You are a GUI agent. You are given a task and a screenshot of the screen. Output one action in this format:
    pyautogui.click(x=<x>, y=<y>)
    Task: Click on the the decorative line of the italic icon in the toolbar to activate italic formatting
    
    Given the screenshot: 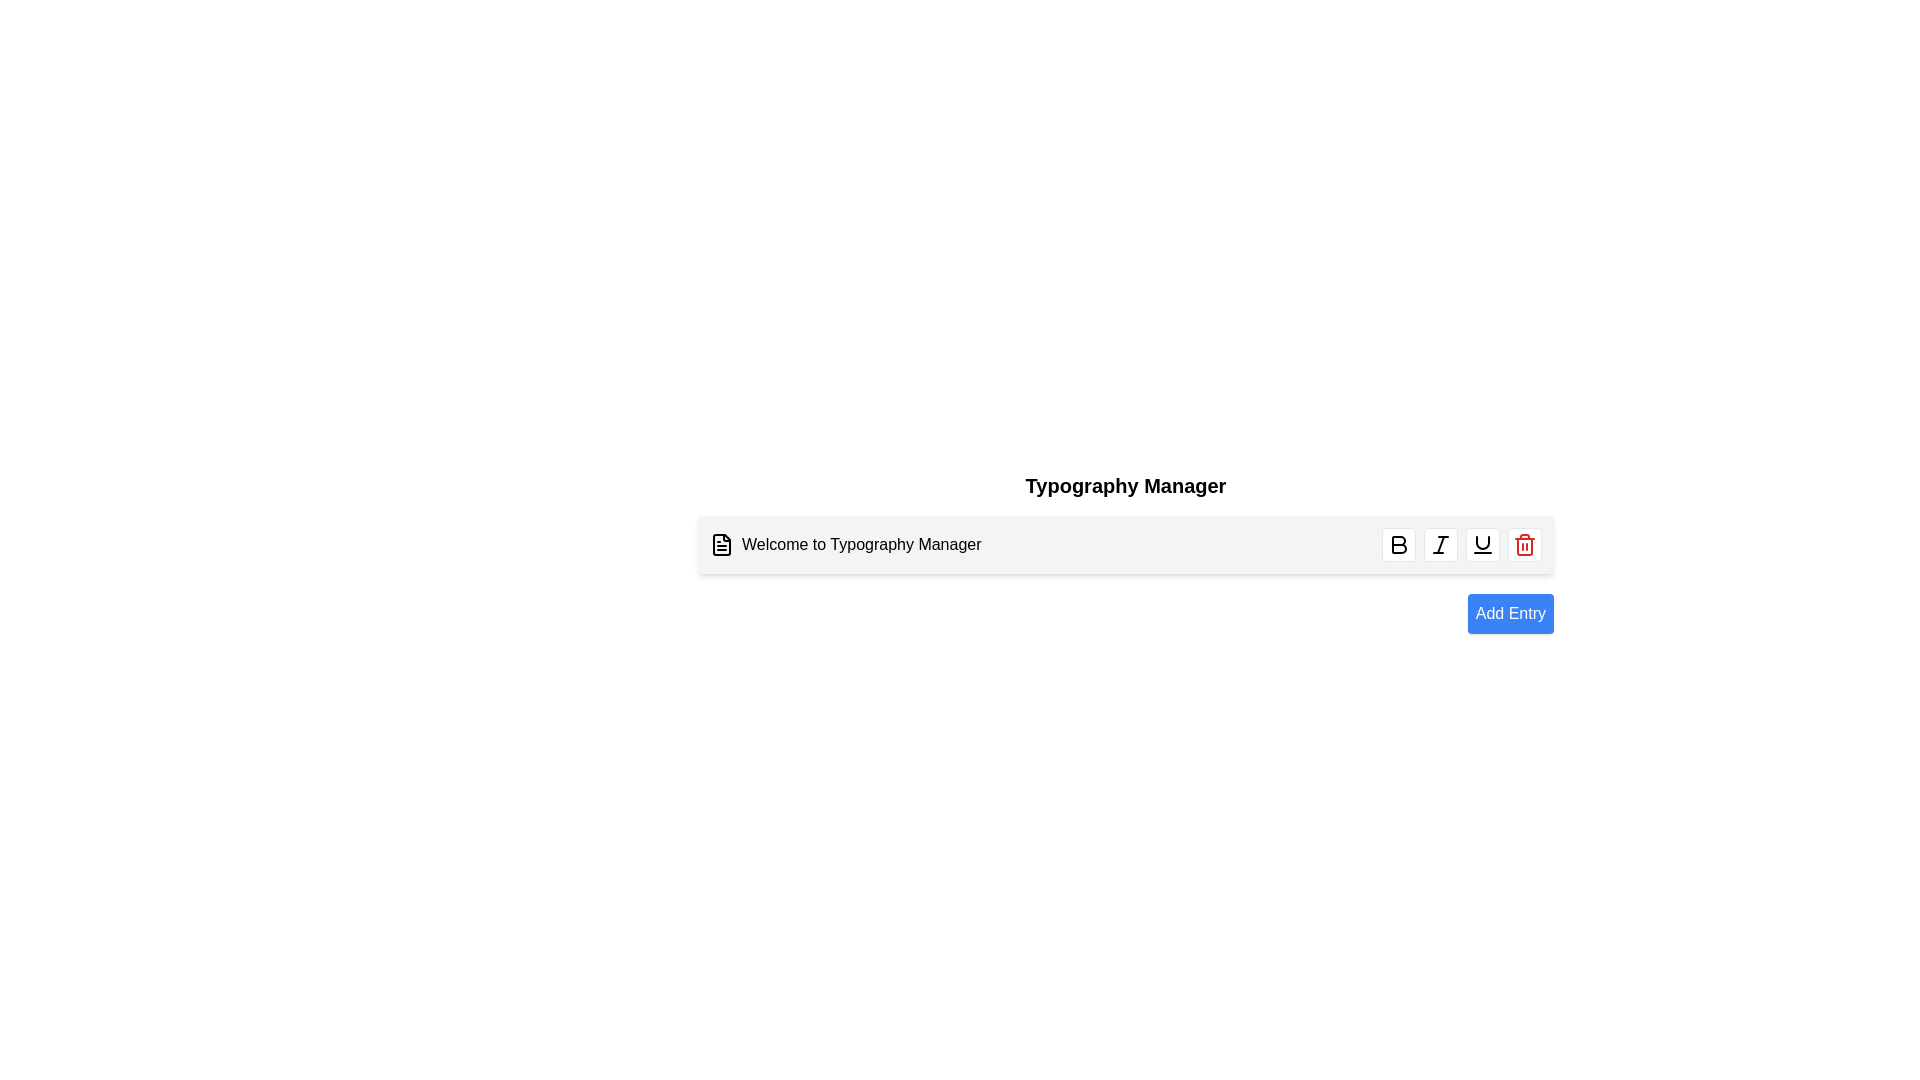 What is the action you would take?
    pyautogui.click(x=1440, y=544)
    